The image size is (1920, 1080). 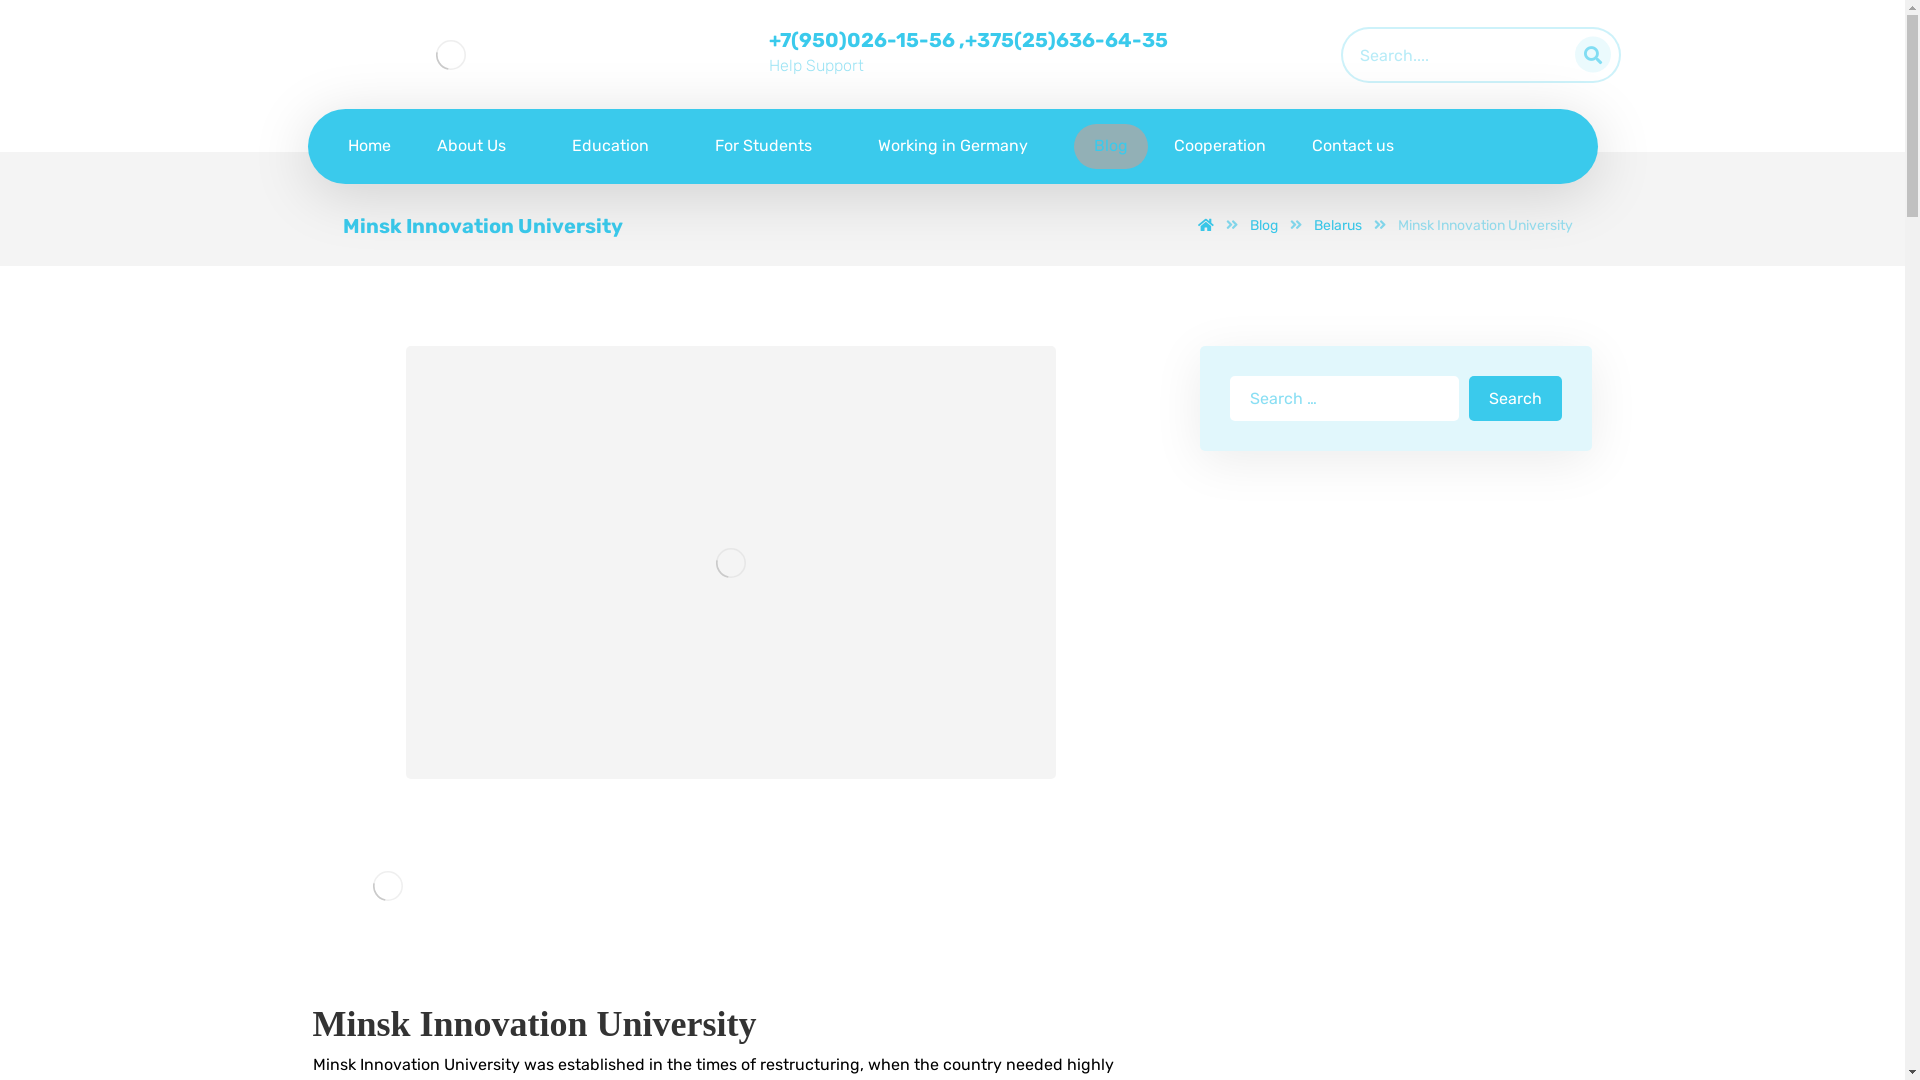 I want to click on 'For Students', so click(x=771, y=145).